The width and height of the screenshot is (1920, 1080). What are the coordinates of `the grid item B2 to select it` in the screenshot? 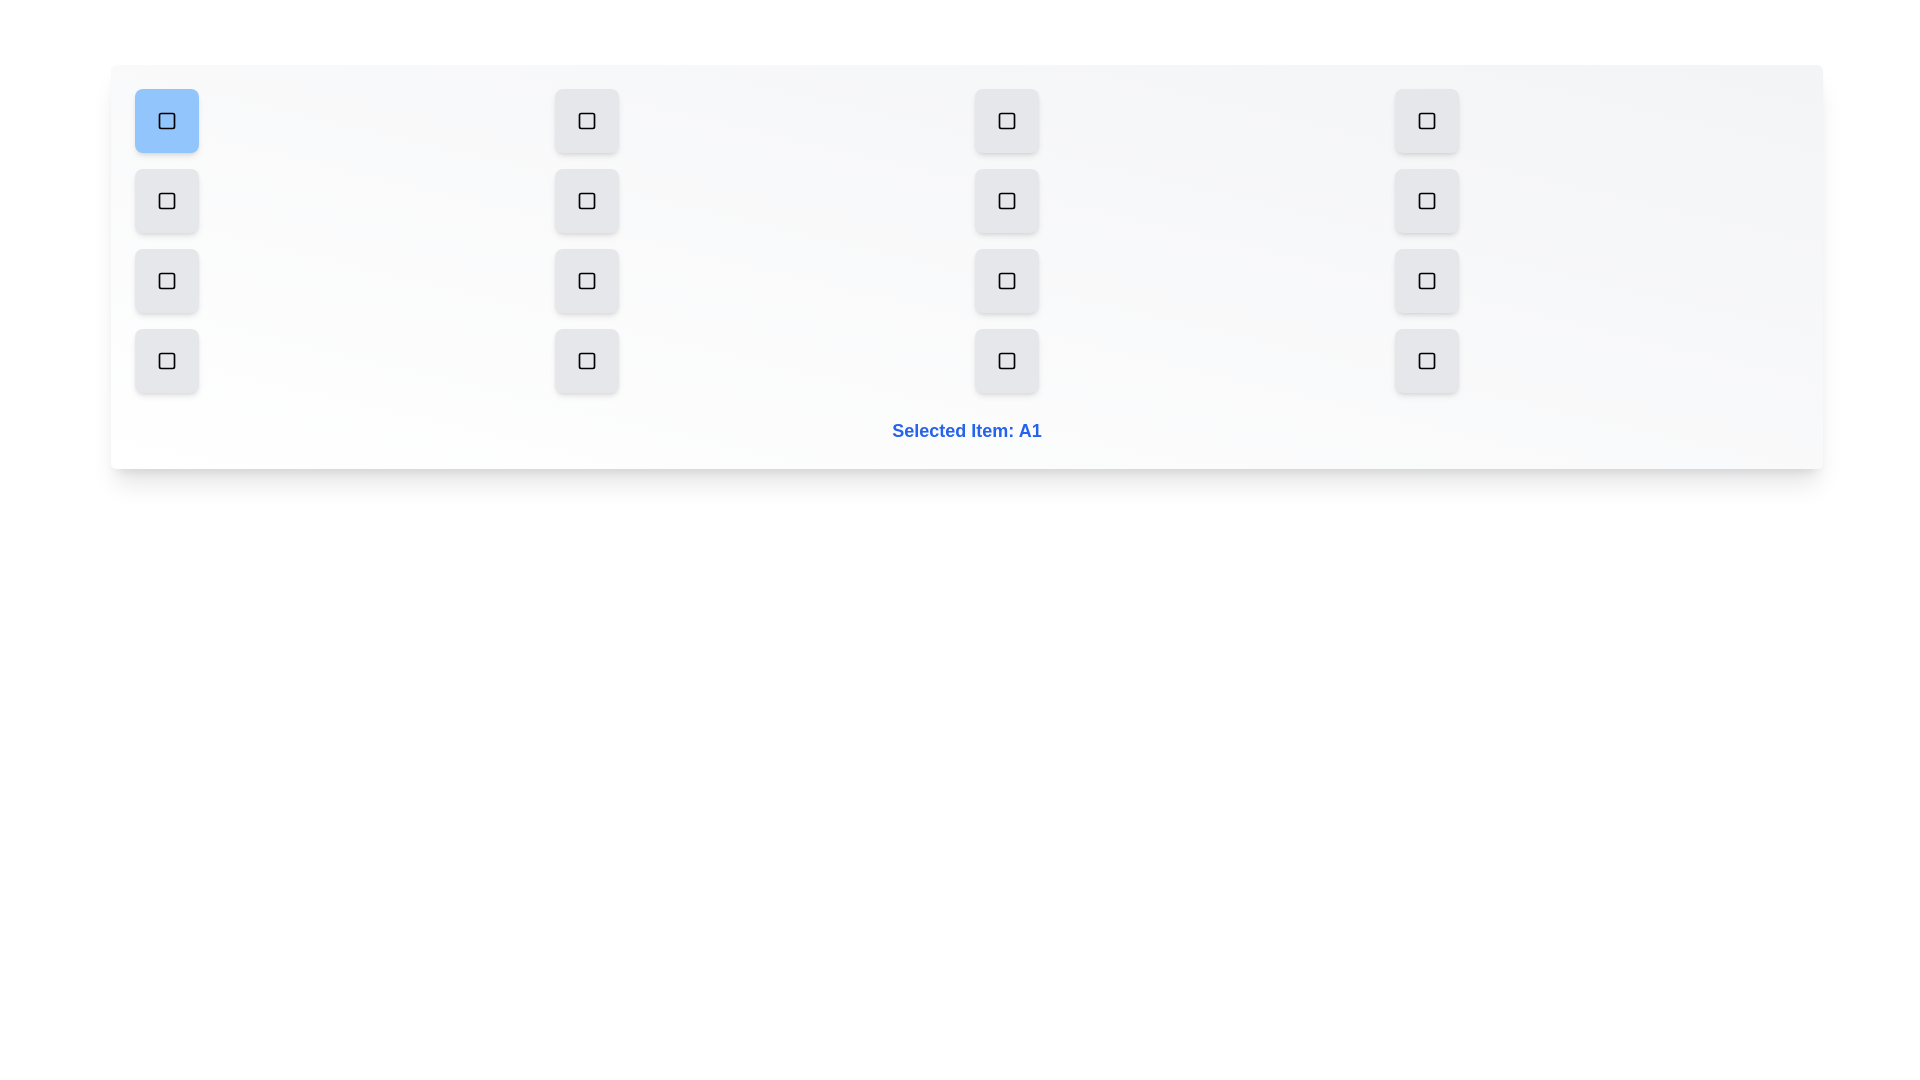 It's located at (585, 200).